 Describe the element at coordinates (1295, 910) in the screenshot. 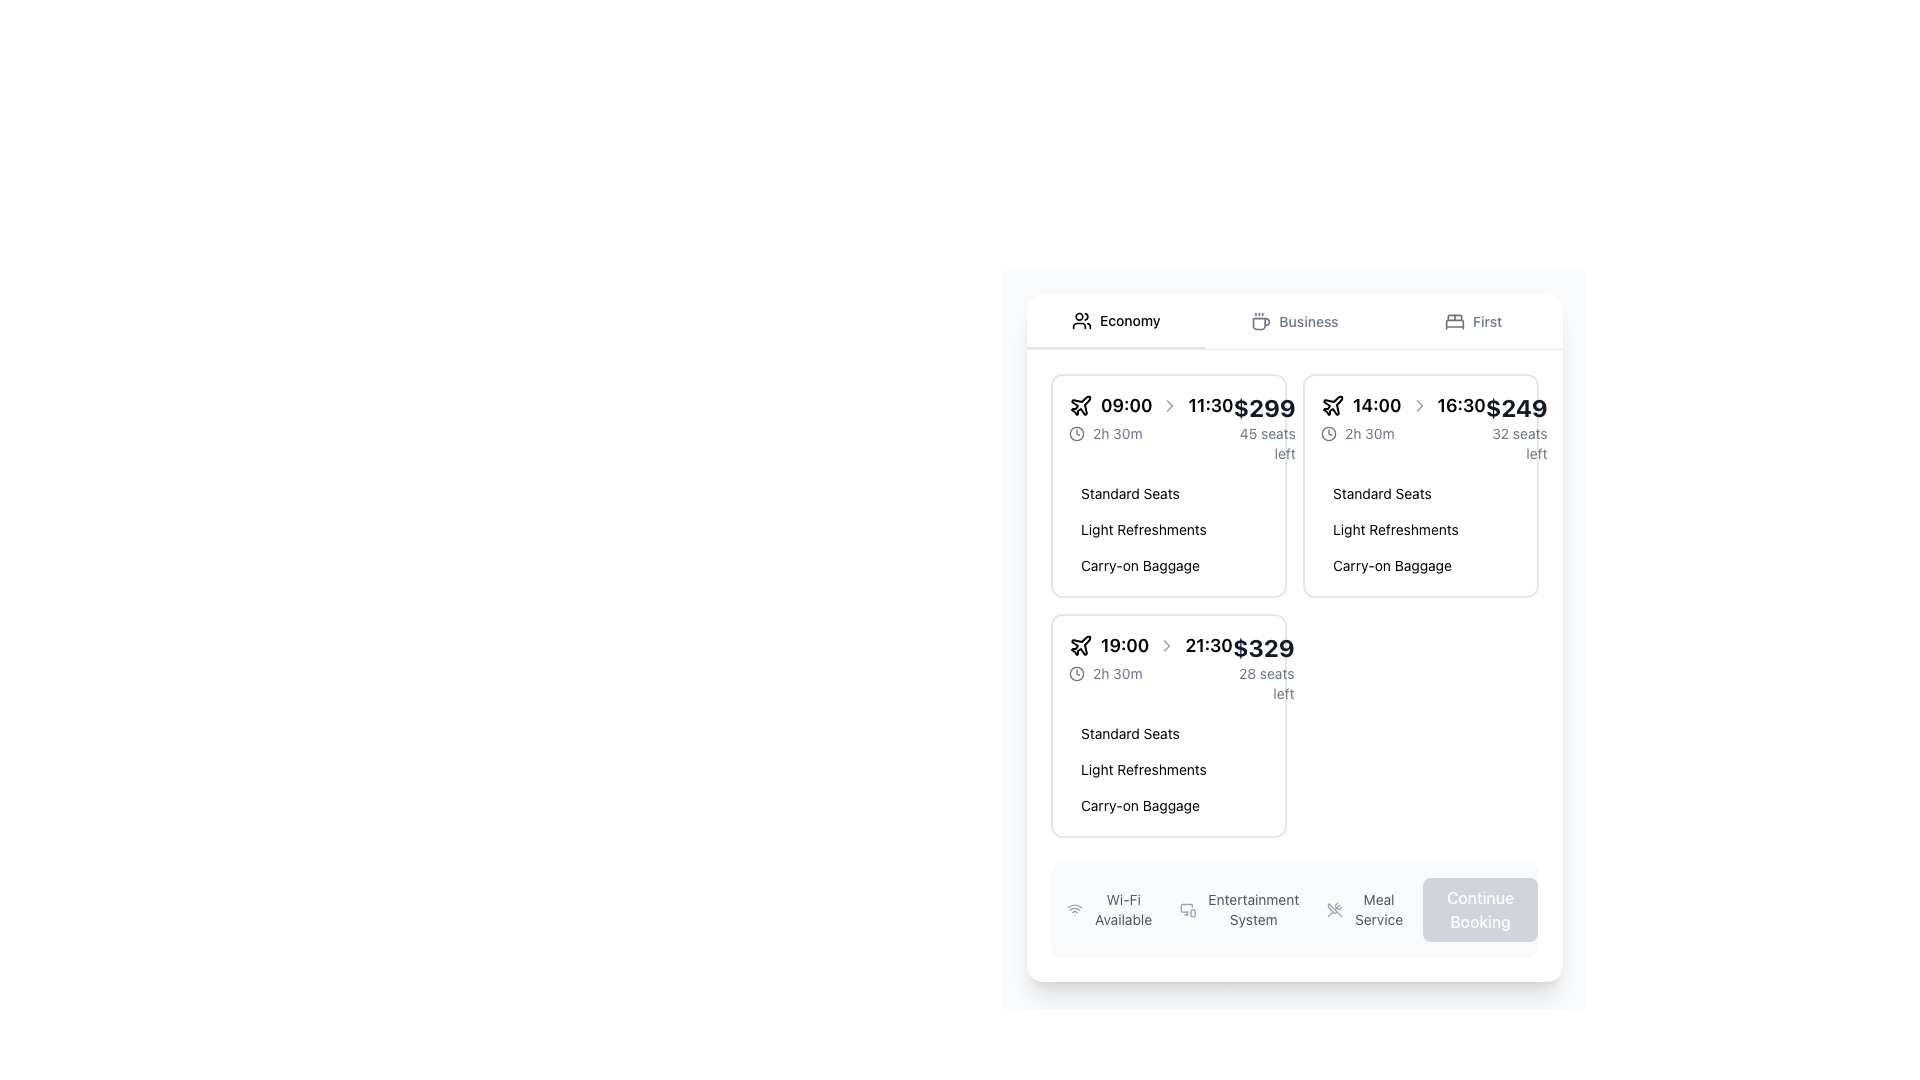

I see `the Informational Section located at the bottom center of the layout, which displays features like 'Wi-Fi Available', 'Entertainment System', and 'Meal Service'` at that location.